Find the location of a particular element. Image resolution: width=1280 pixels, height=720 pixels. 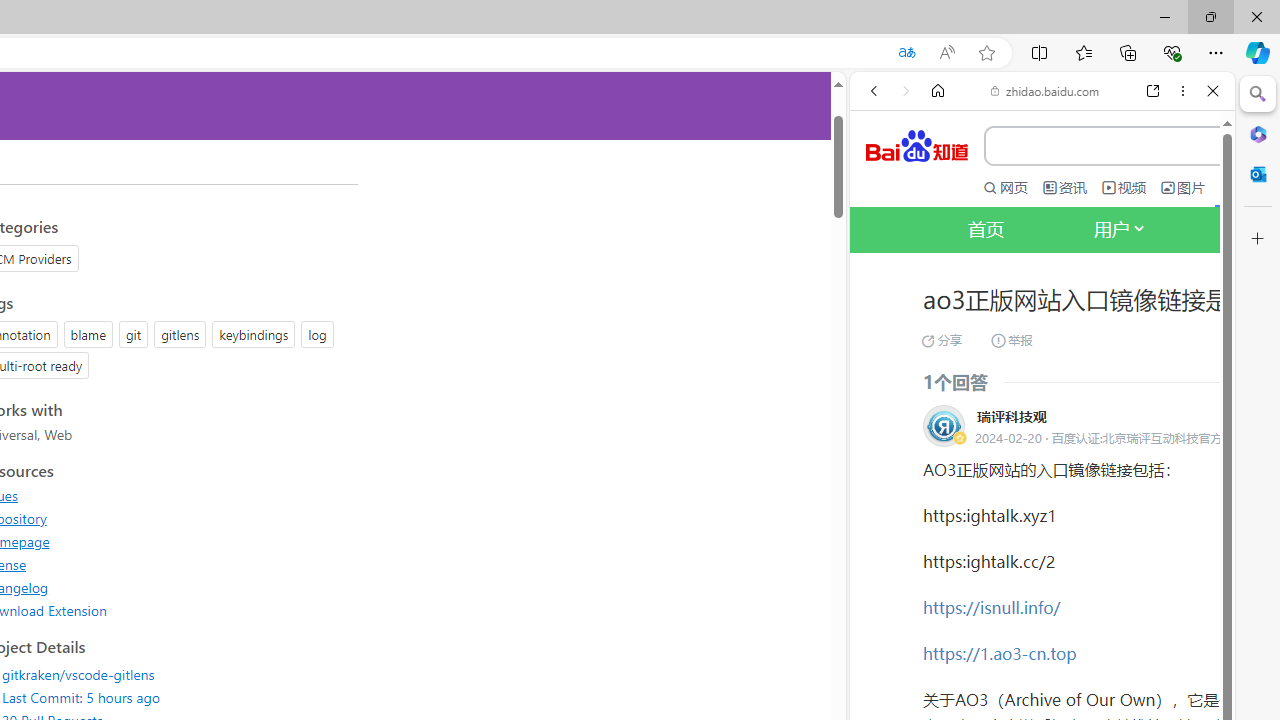

'This site scope' is located at coordinates (935, 180).